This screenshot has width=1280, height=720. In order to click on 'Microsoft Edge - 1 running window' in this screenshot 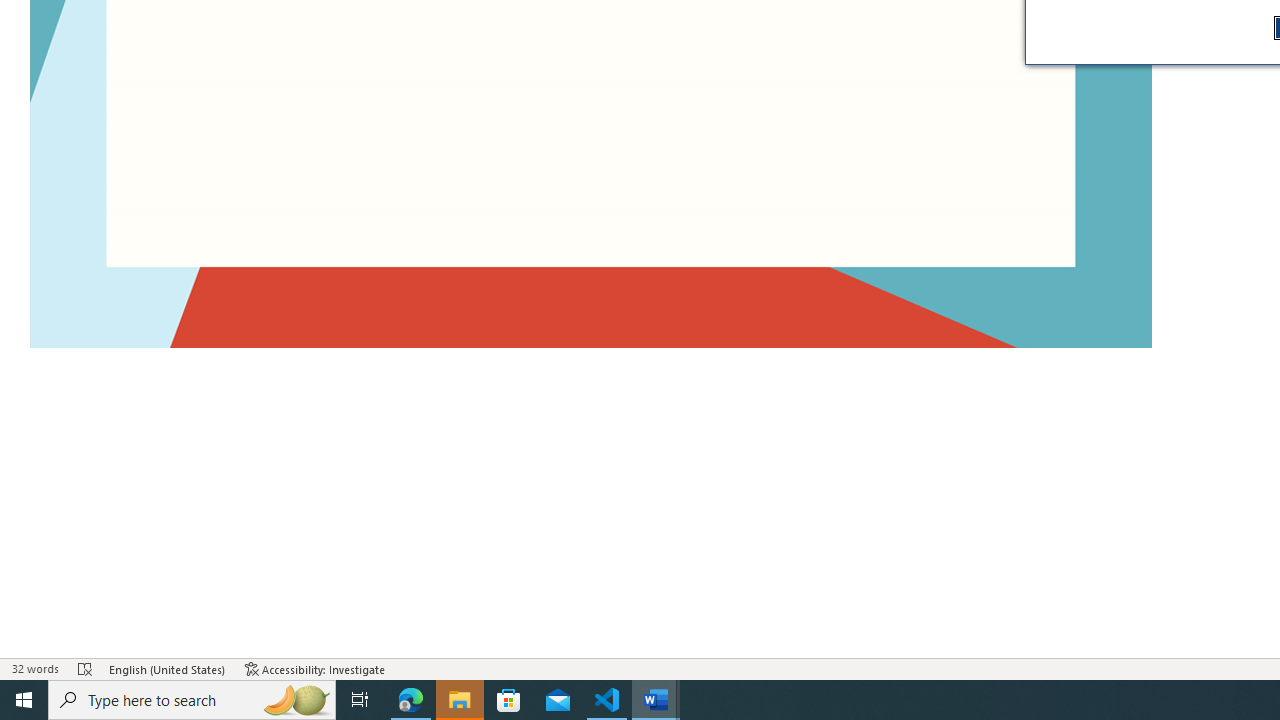, I will do `click(410, 698)`.